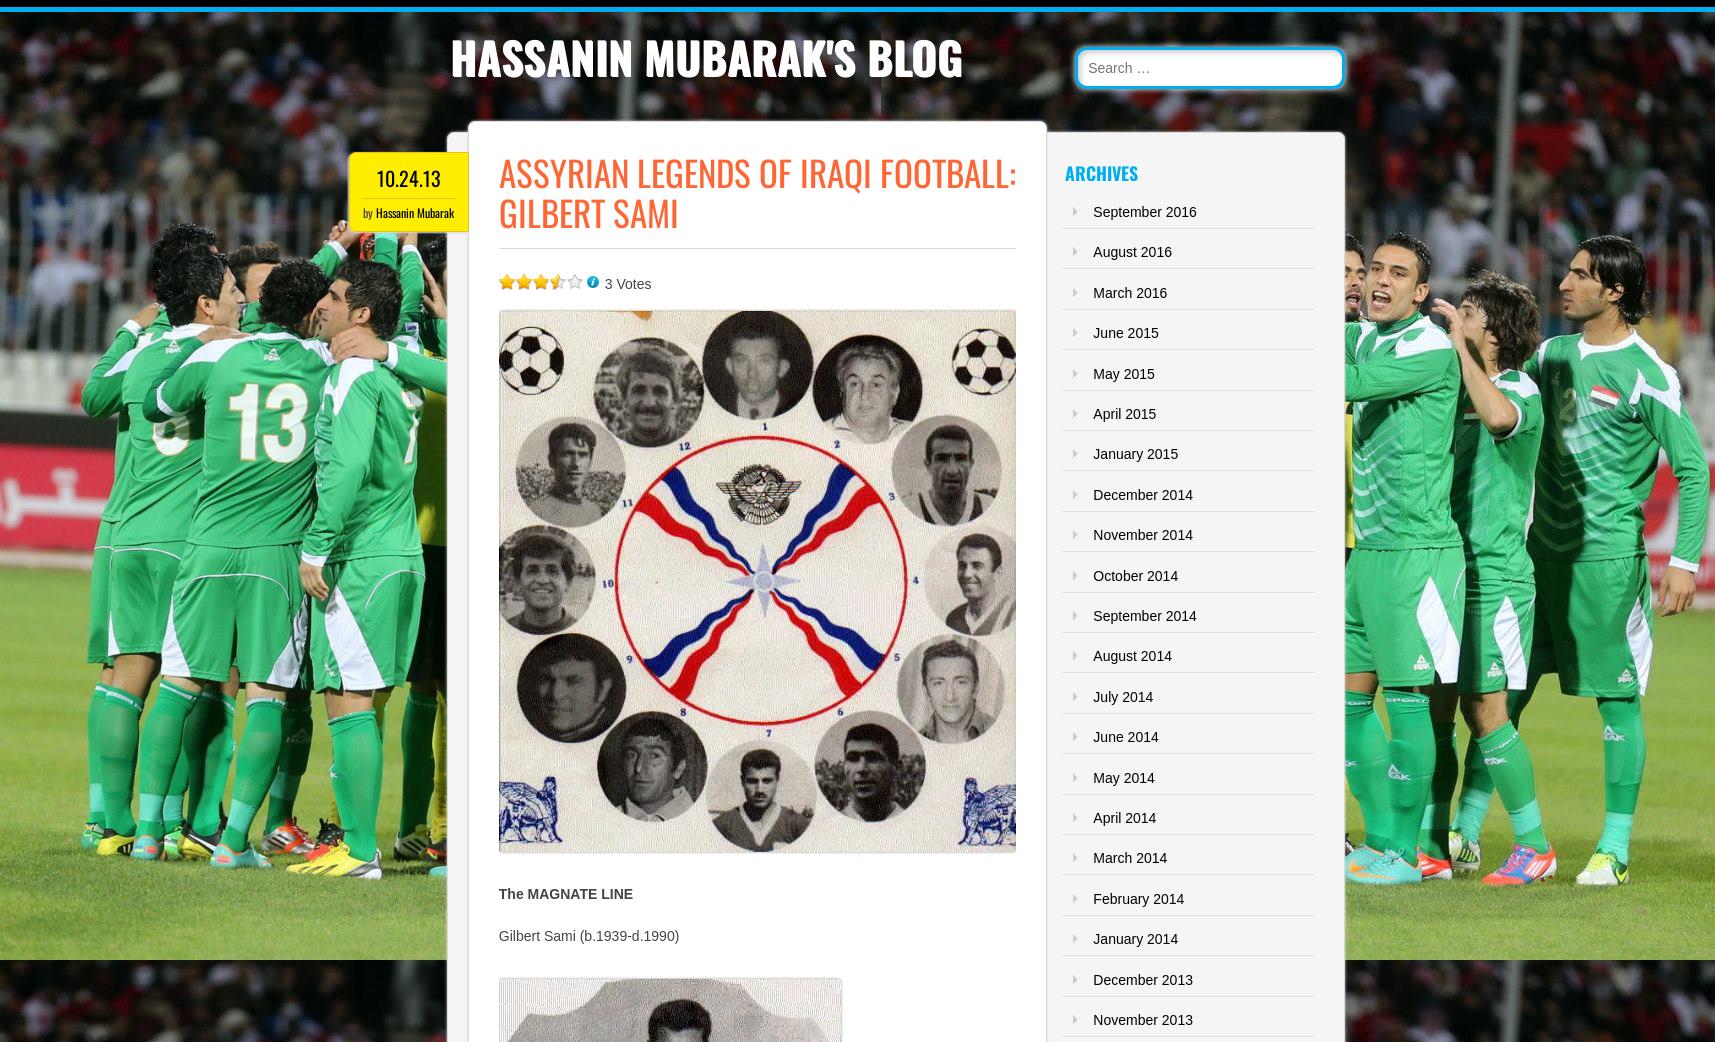 The height and width of the screenshot is (1042, 1715). I want to click on 'February 2014', so click(1138, 896).